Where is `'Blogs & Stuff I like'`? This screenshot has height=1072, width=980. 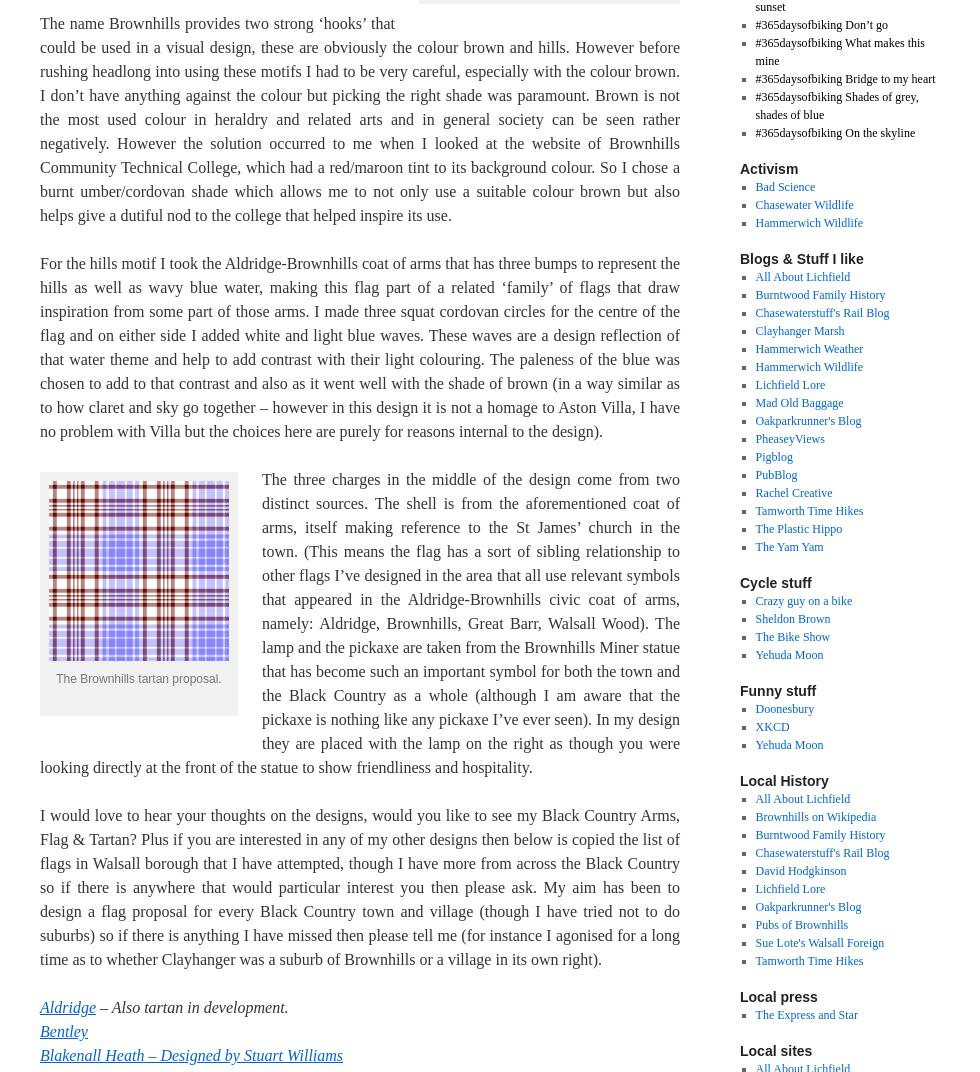
'Blogs & Stuff I like' is located at coordinates (801, 258).